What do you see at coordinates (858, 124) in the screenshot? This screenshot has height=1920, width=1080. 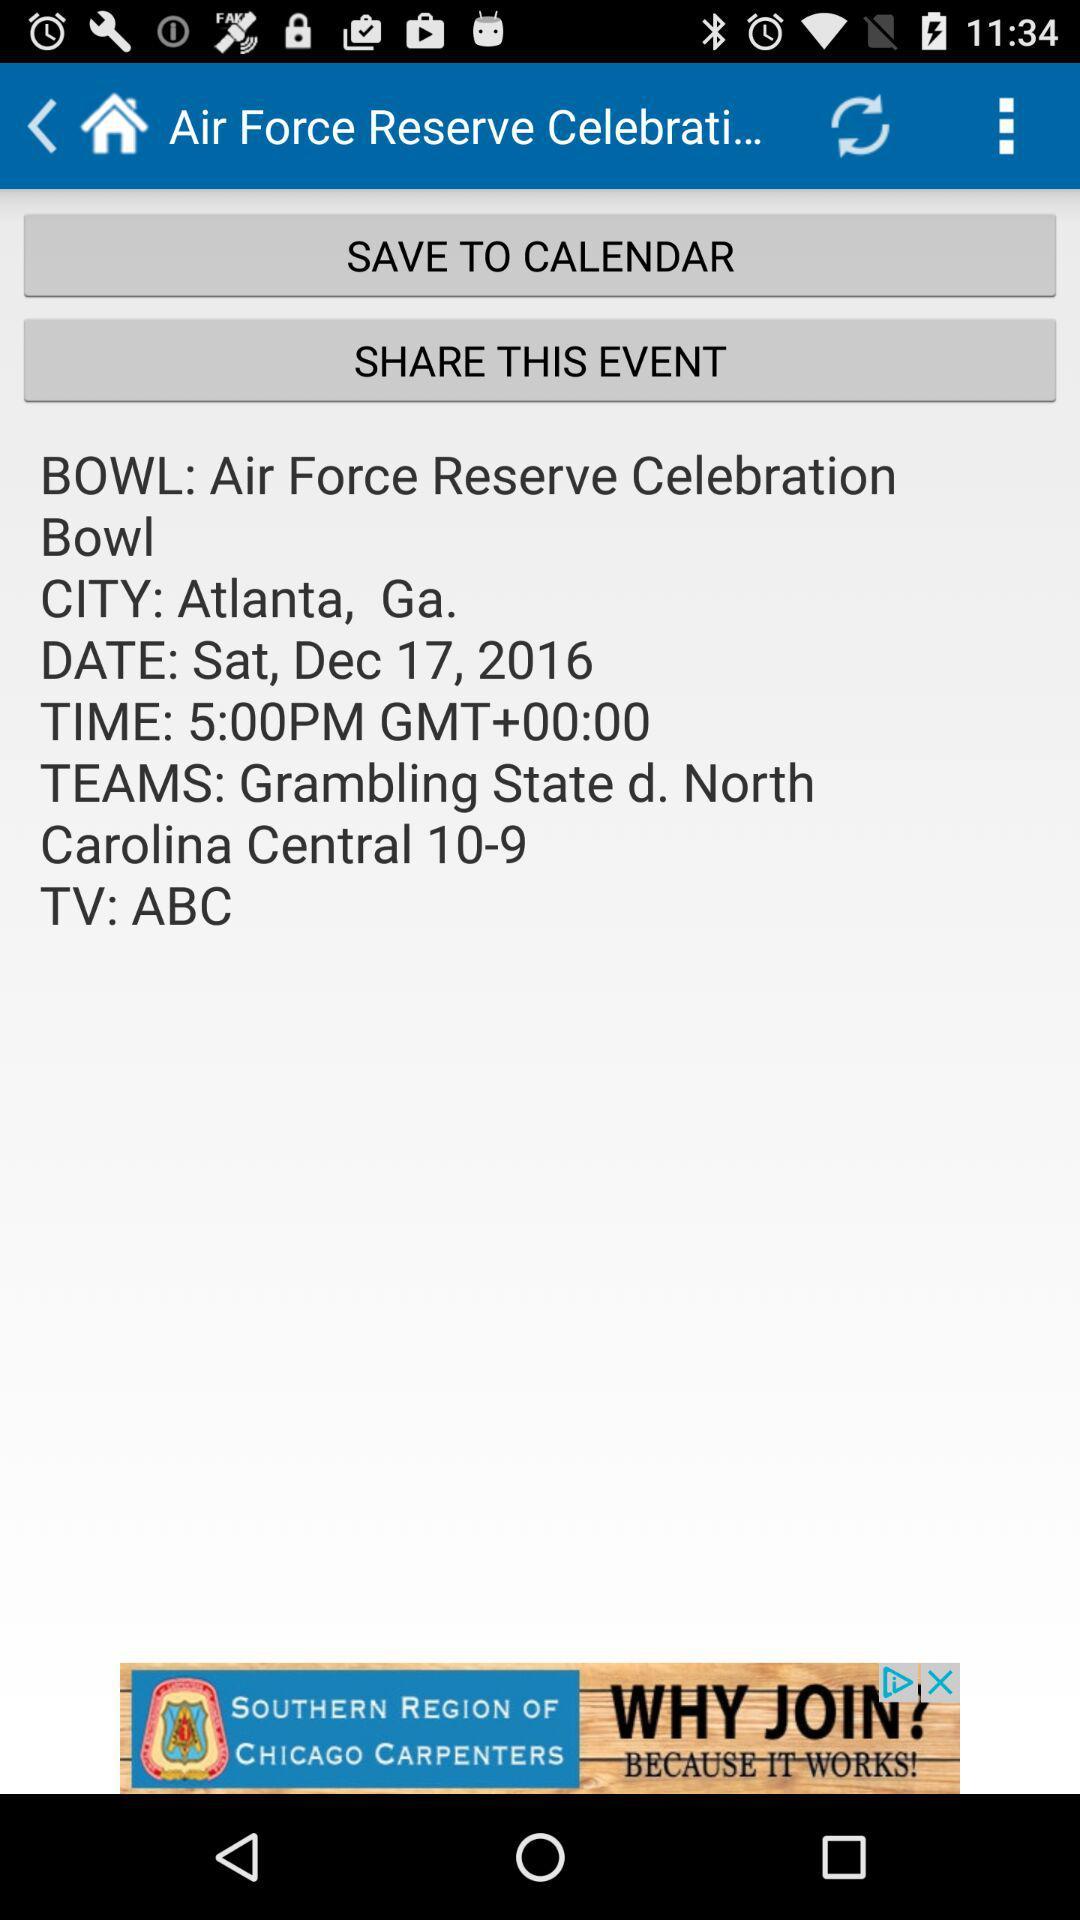 I see `update` at bounding box center [858, 124].